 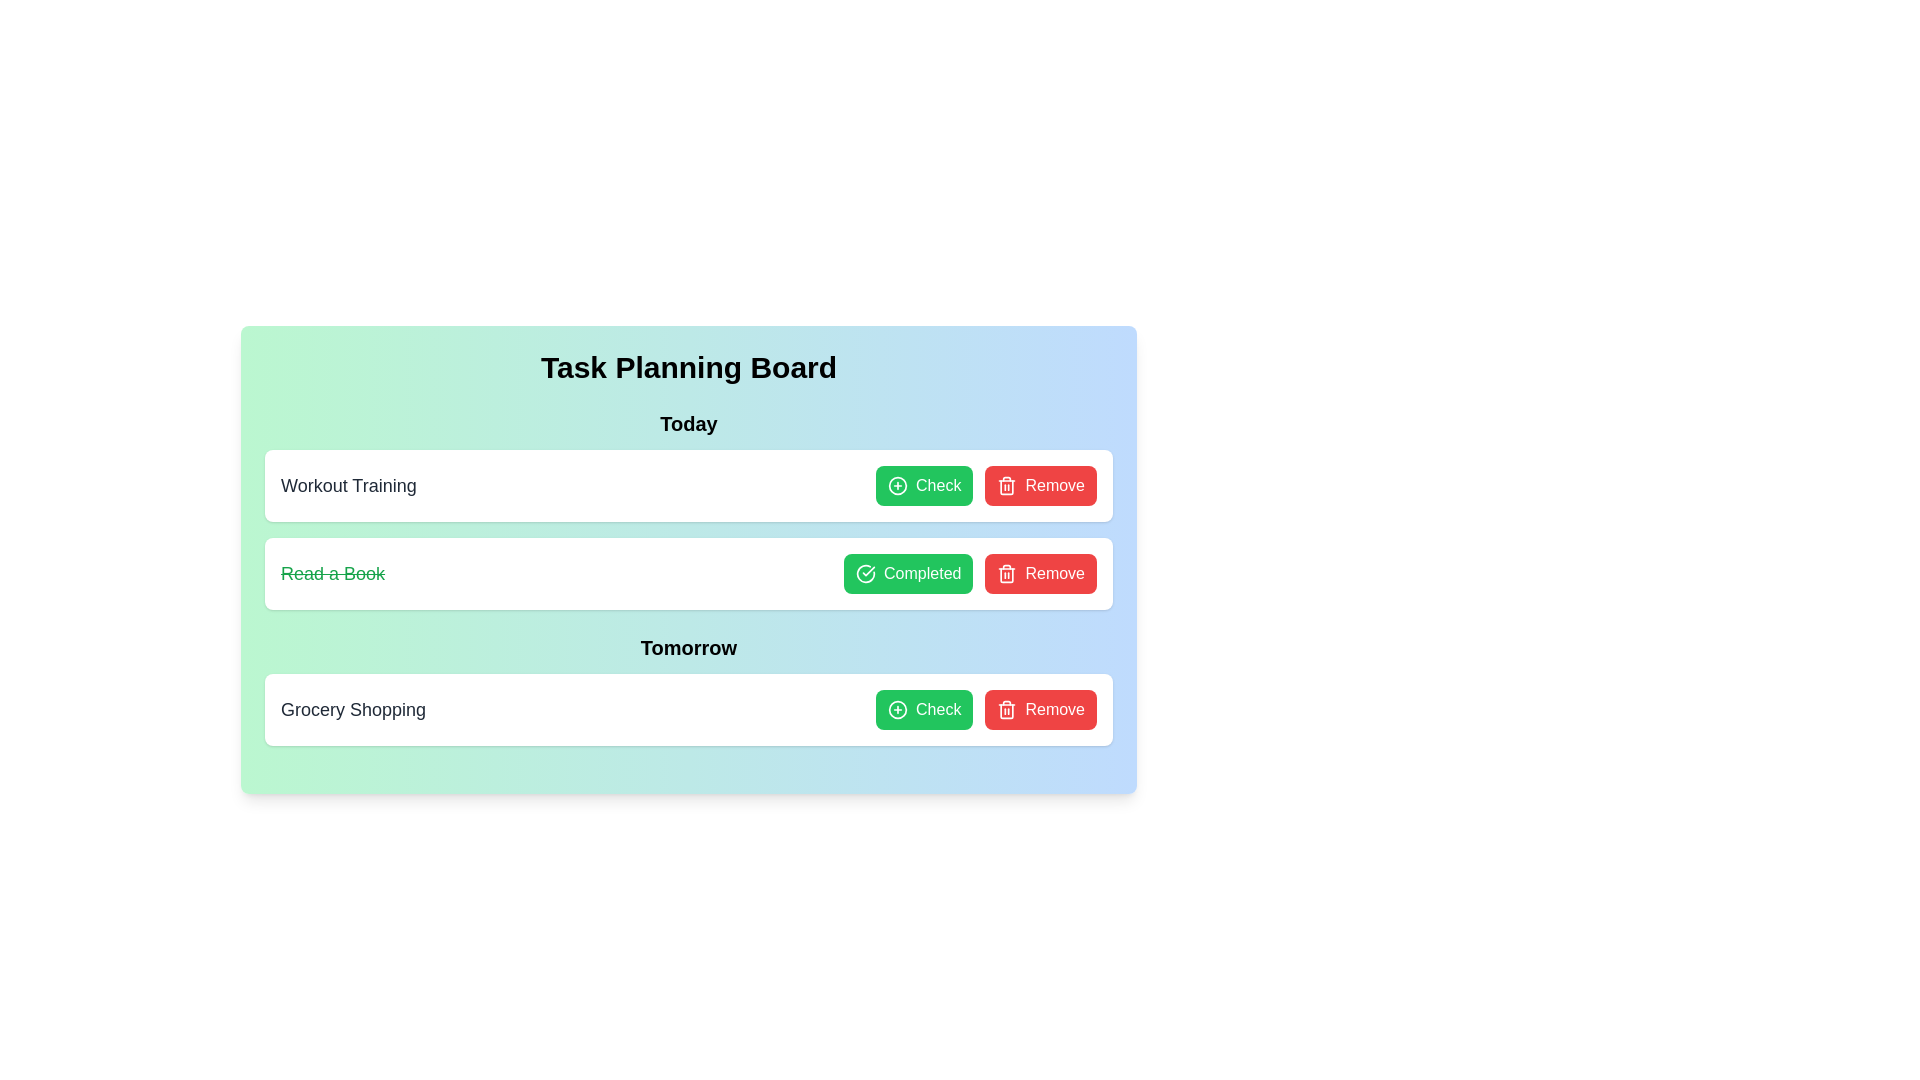 What do you see at coordinates (1040, 574) in the screenshot?
I see `the 'Remove' button for the task titled 'Read a Book'` at bounding box center [1040, 574].